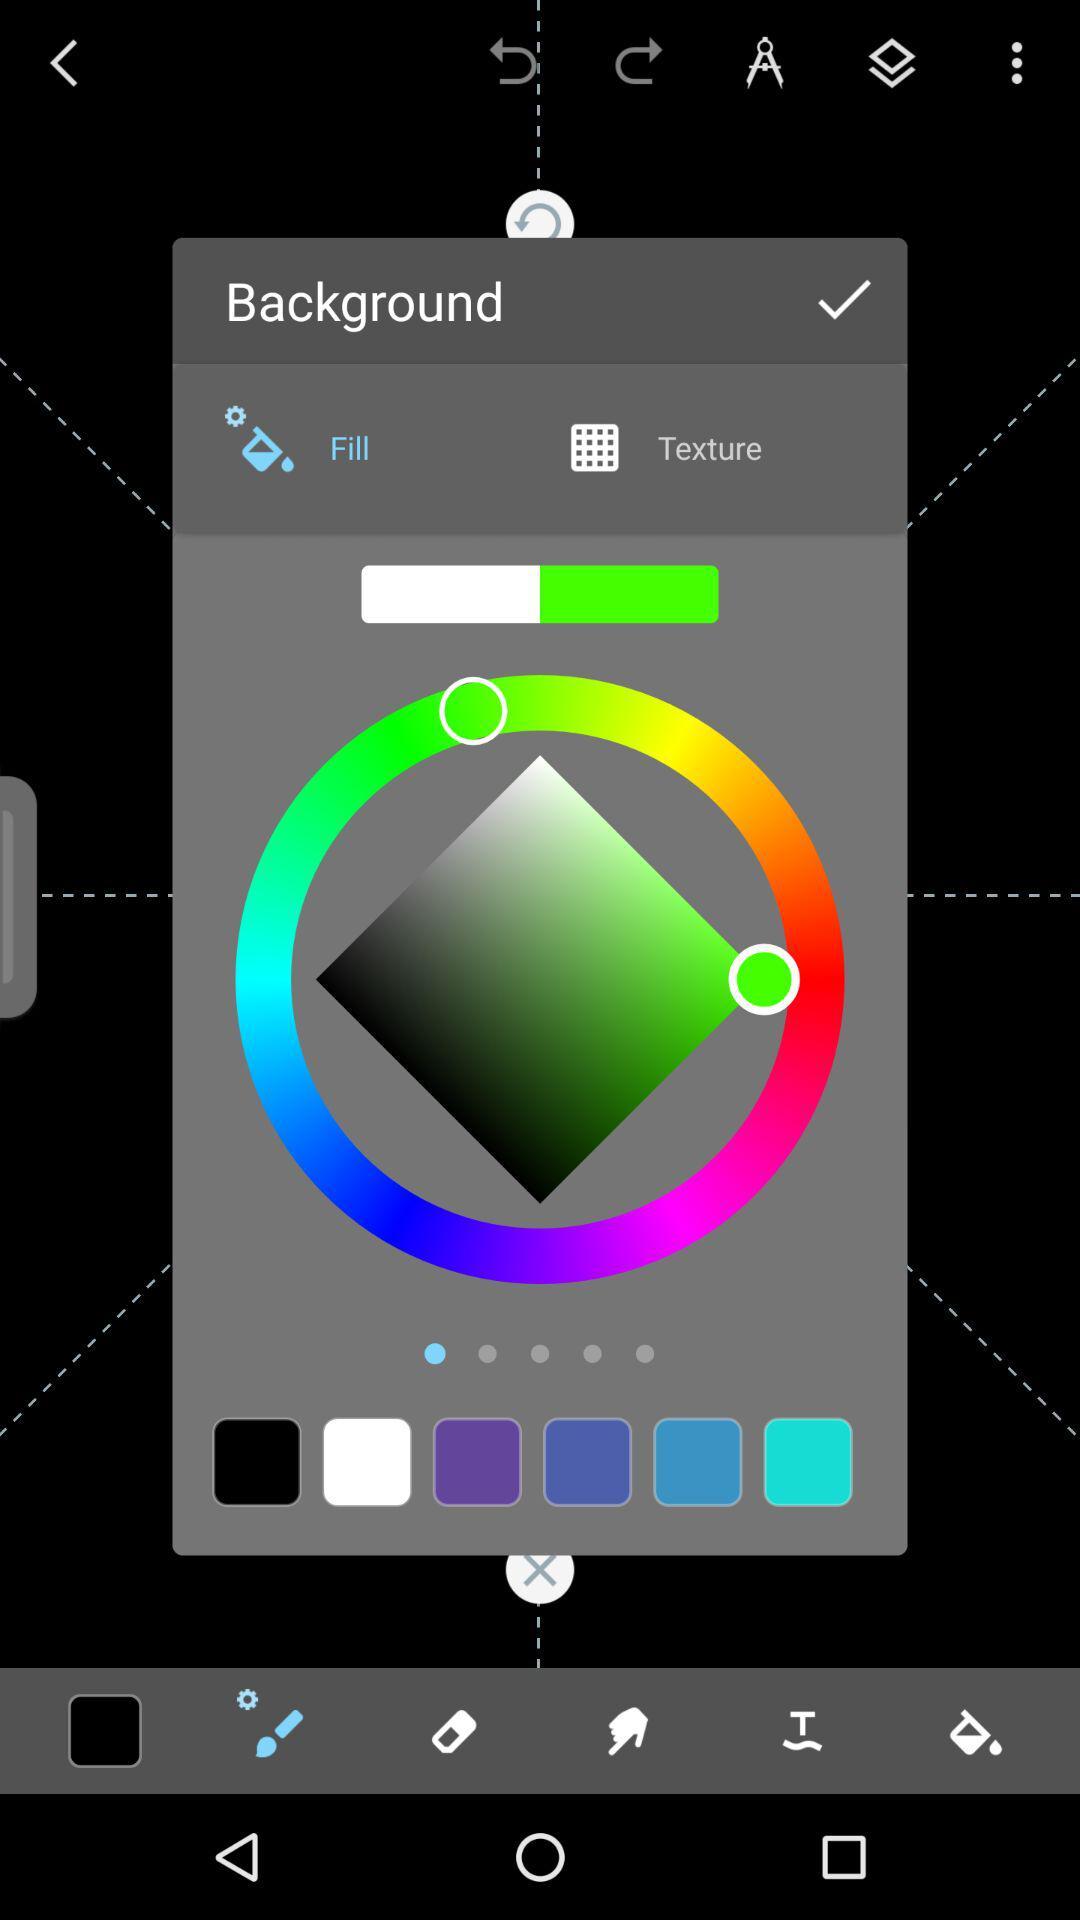 The width and height of the screenshot is (1080, 1920). Describe the element at coordinates (639, 62) in the screenshot. I see `the redo icon` at that location.